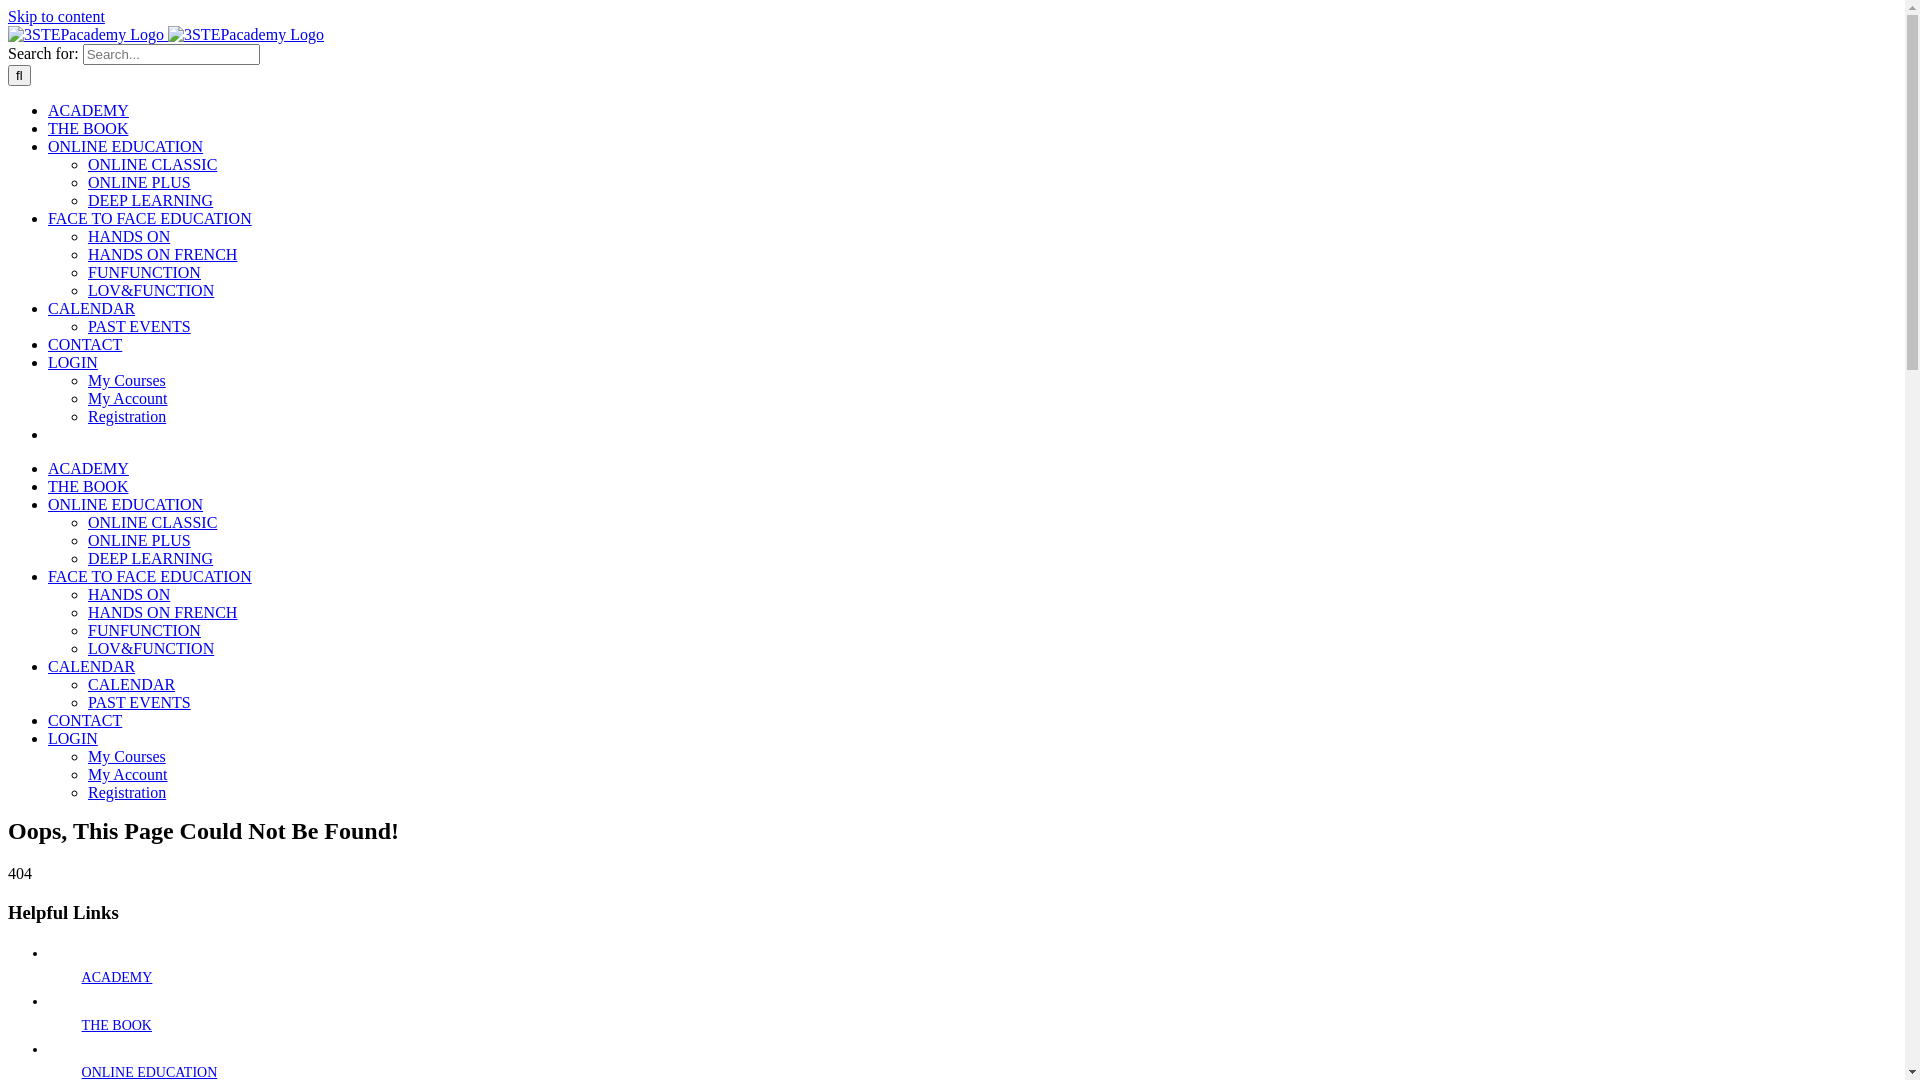 The image size is (1920, 1080). I want to click on 'My Account', so click(127, 398).